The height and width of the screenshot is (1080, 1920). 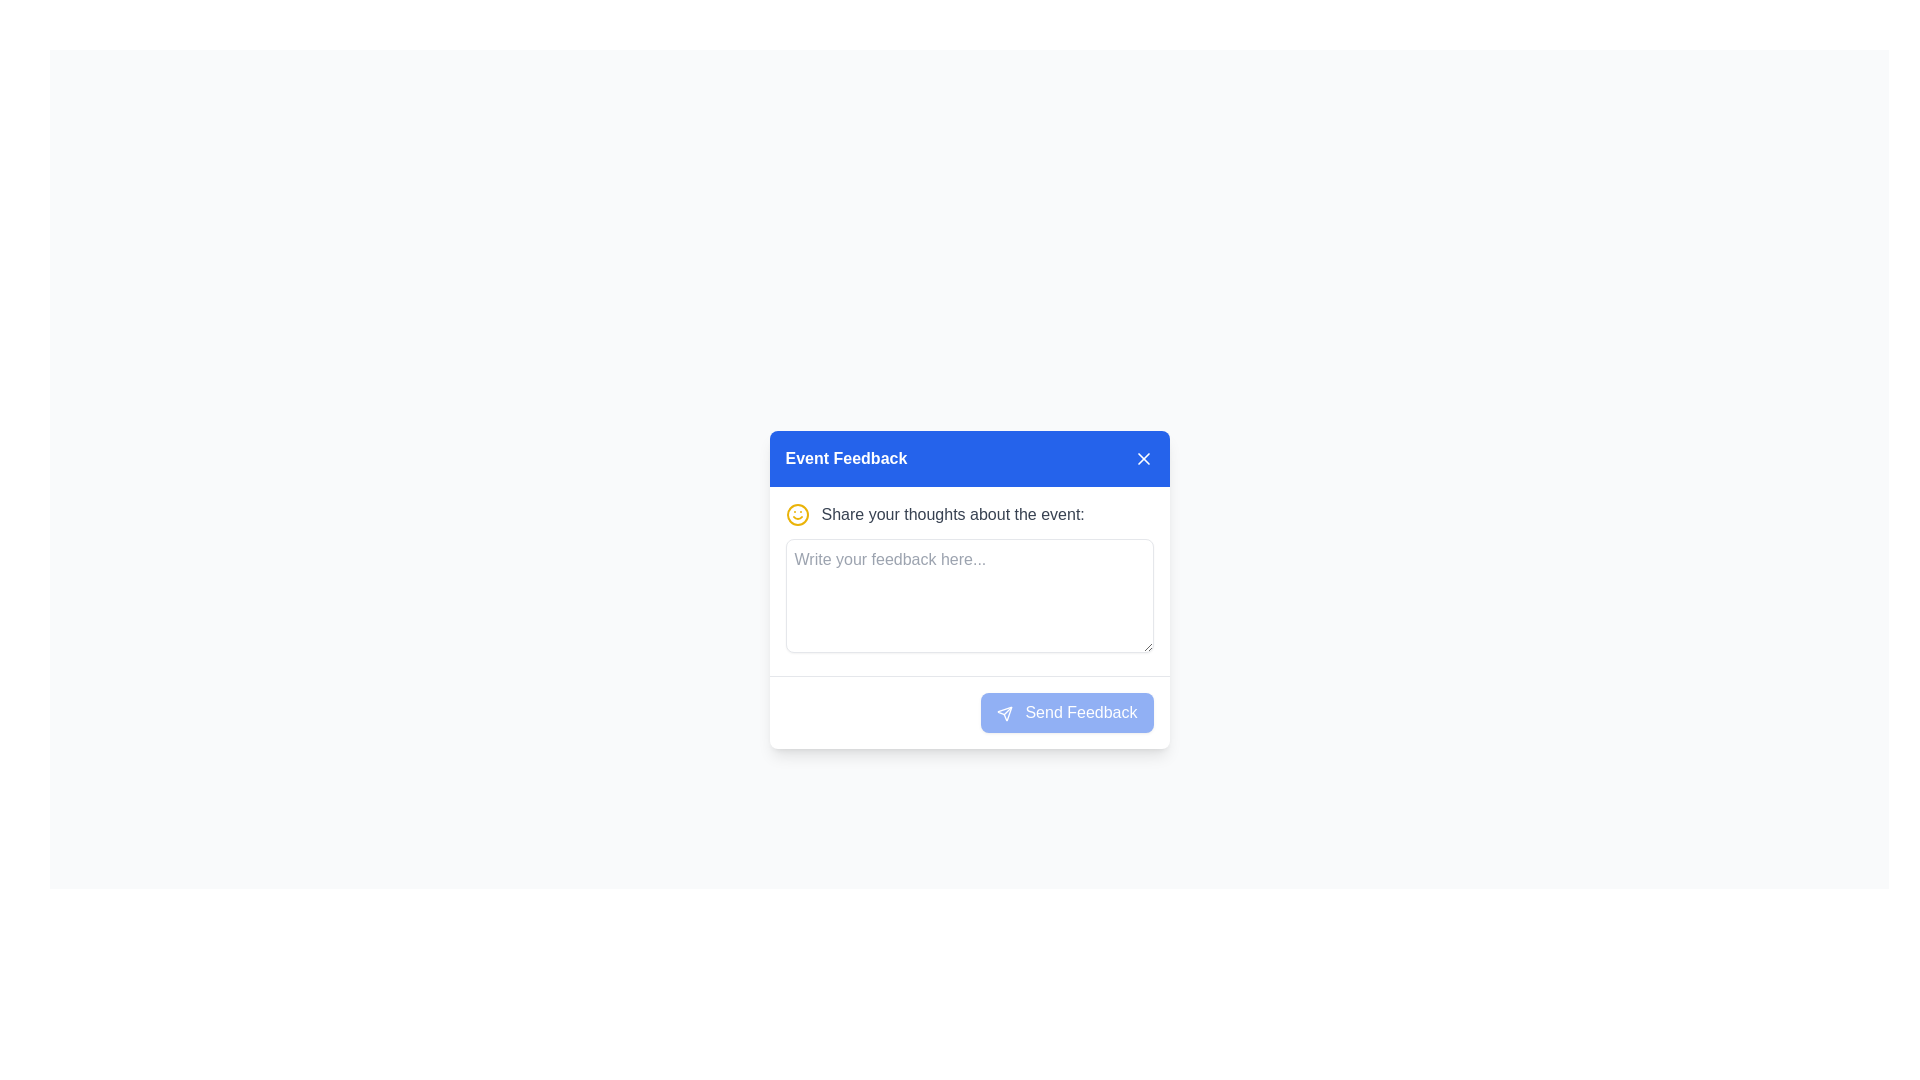 What do you see at coordinates (1065, 712) in the screenshot?
I see `'Send Feedback' button to submit the feedback` at bounding box center [1065, 712].